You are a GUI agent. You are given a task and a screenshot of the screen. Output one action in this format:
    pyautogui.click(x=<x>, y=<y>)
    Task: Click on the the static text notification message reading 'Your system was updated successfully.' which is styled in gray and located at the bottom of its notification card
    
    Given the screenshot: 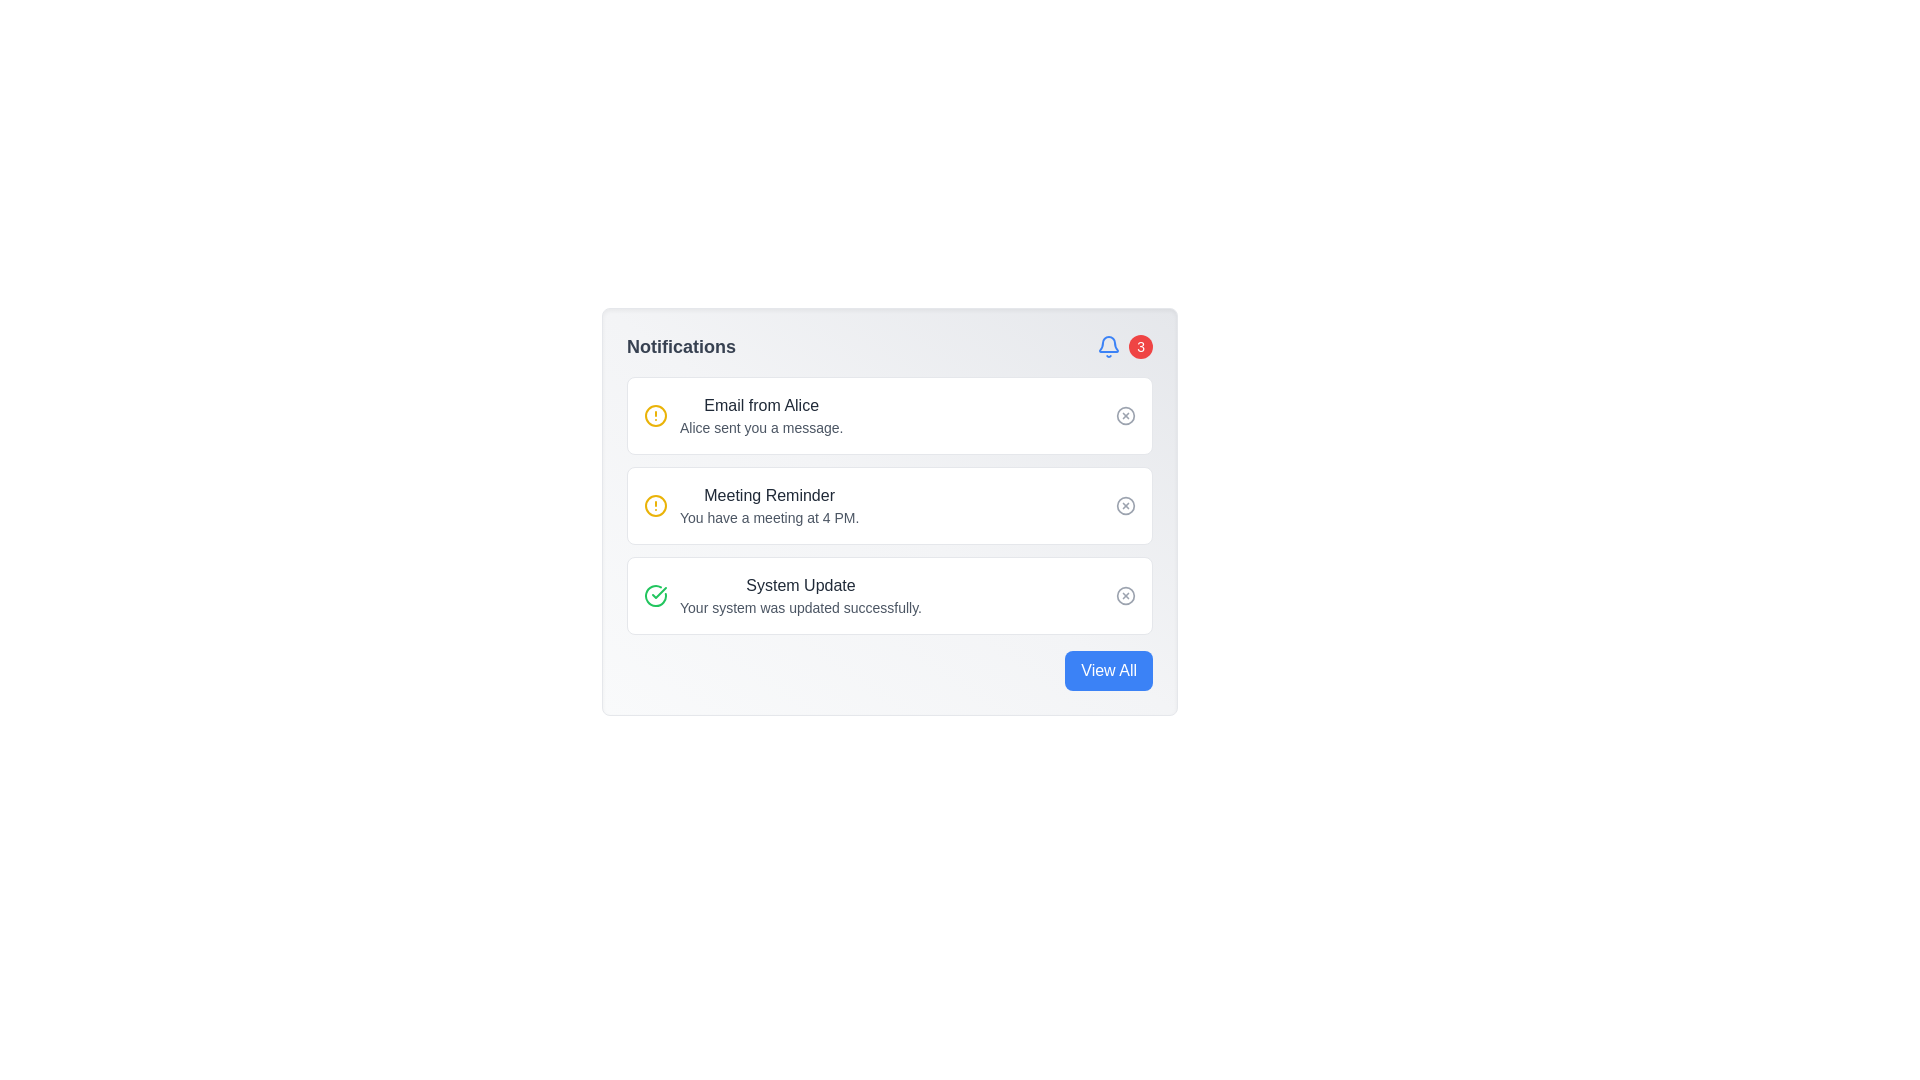 What is the action you would take?
    pyautogui.click(x=801, y=607)
    